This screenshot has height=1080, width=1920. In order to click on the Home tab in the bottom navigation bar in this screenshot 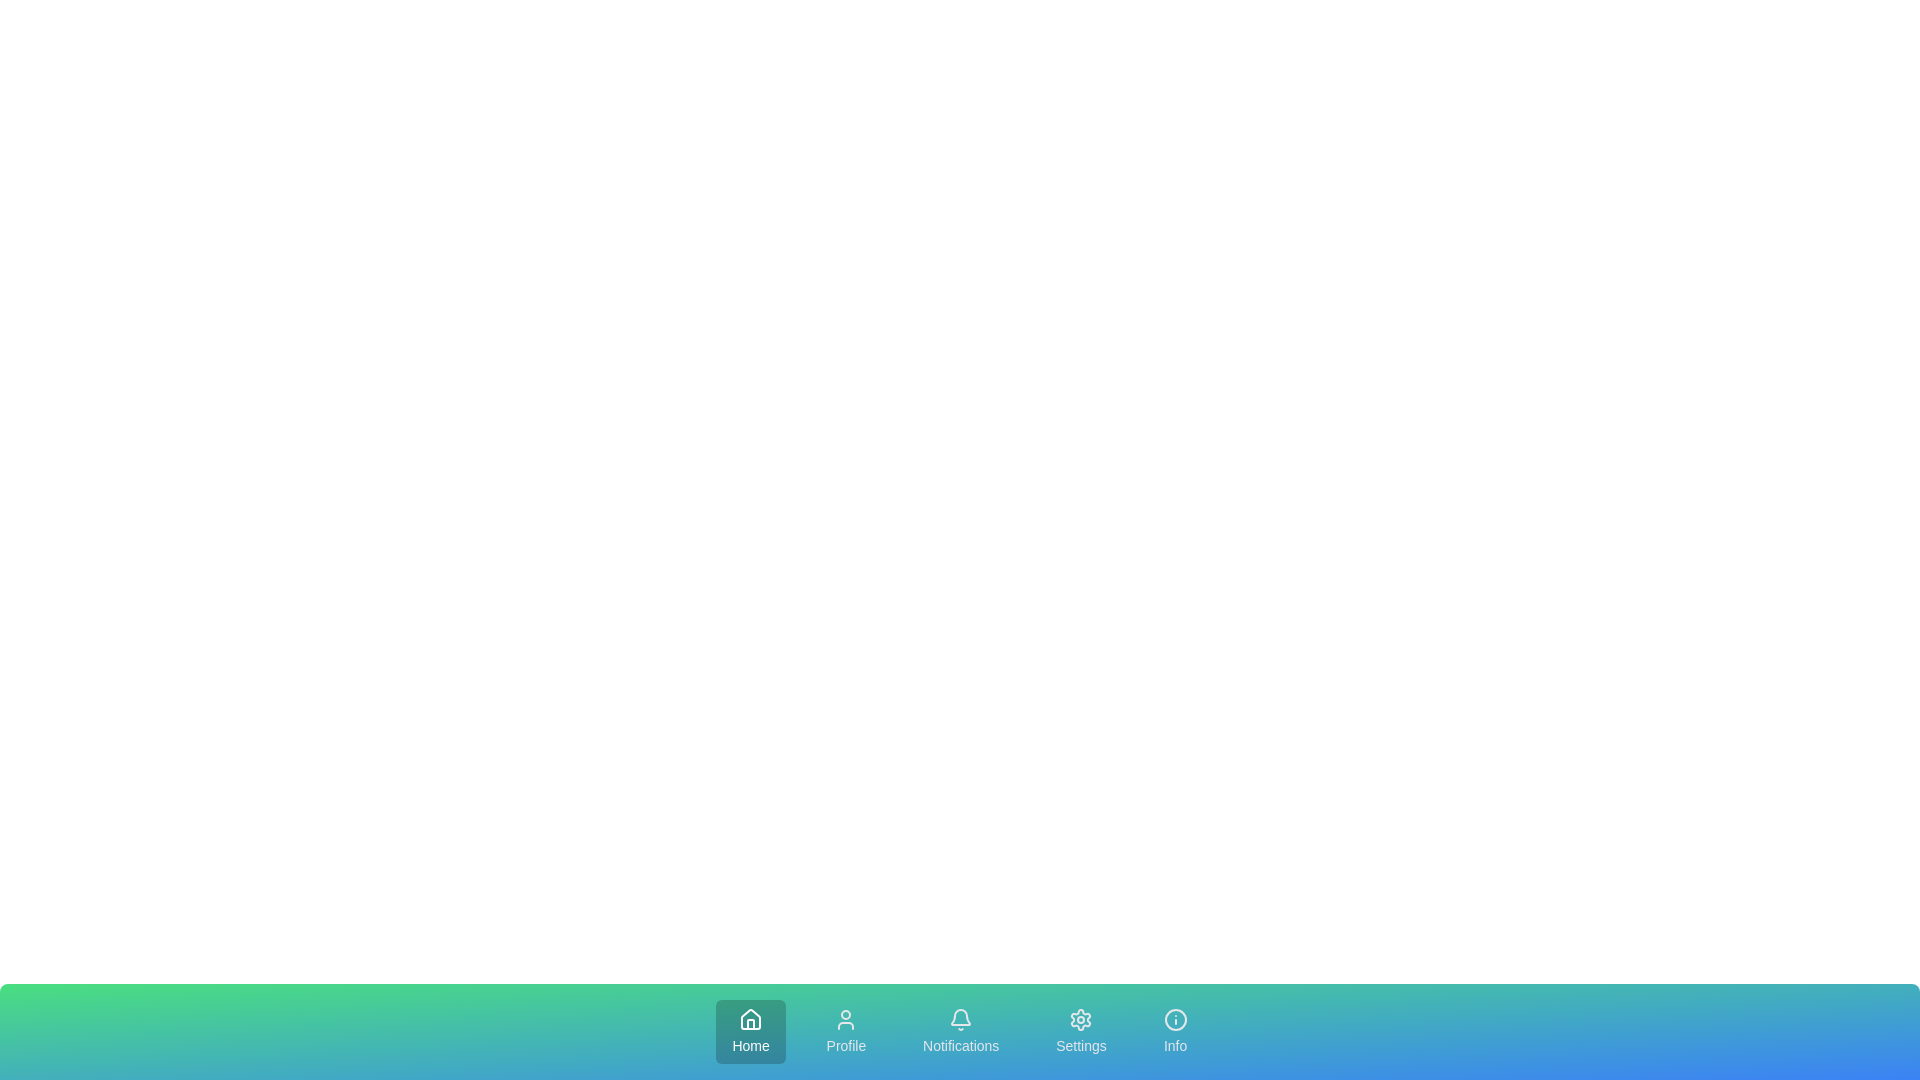, I will do `click(750, 1032)`.